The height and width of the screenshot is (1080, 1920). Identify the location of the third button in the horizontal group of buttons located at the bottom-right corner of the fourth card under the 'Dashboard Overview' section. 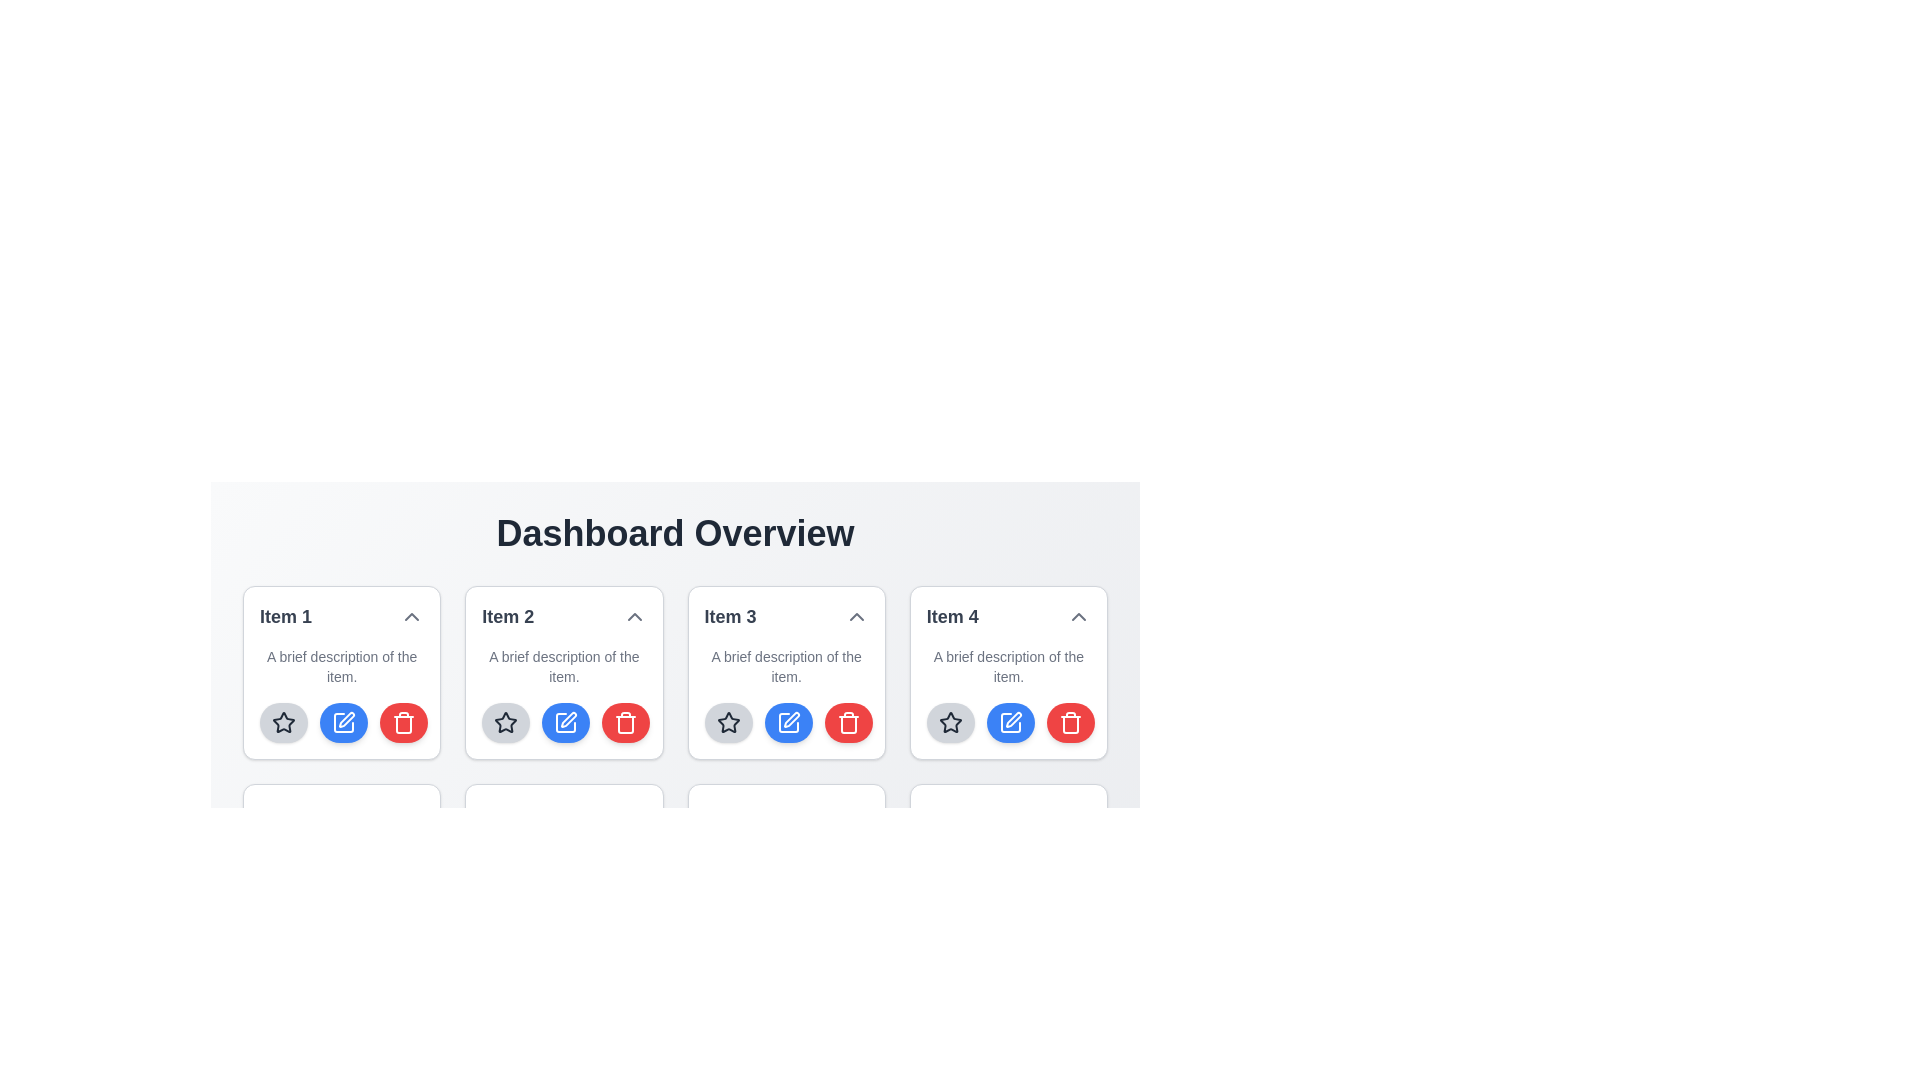
(848, 921).